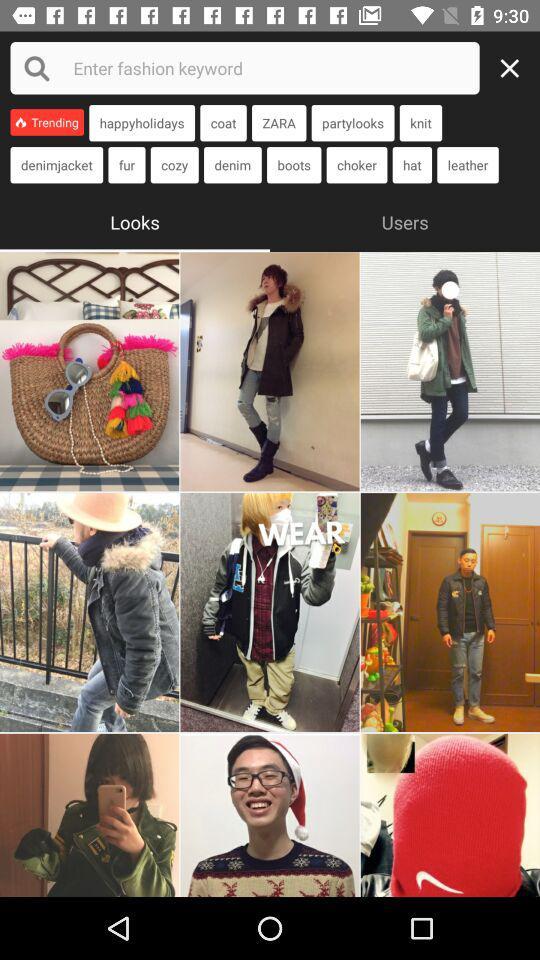 The width and height of the screenshot is (540, 960). I want to click on that photo, so click(270, 370).